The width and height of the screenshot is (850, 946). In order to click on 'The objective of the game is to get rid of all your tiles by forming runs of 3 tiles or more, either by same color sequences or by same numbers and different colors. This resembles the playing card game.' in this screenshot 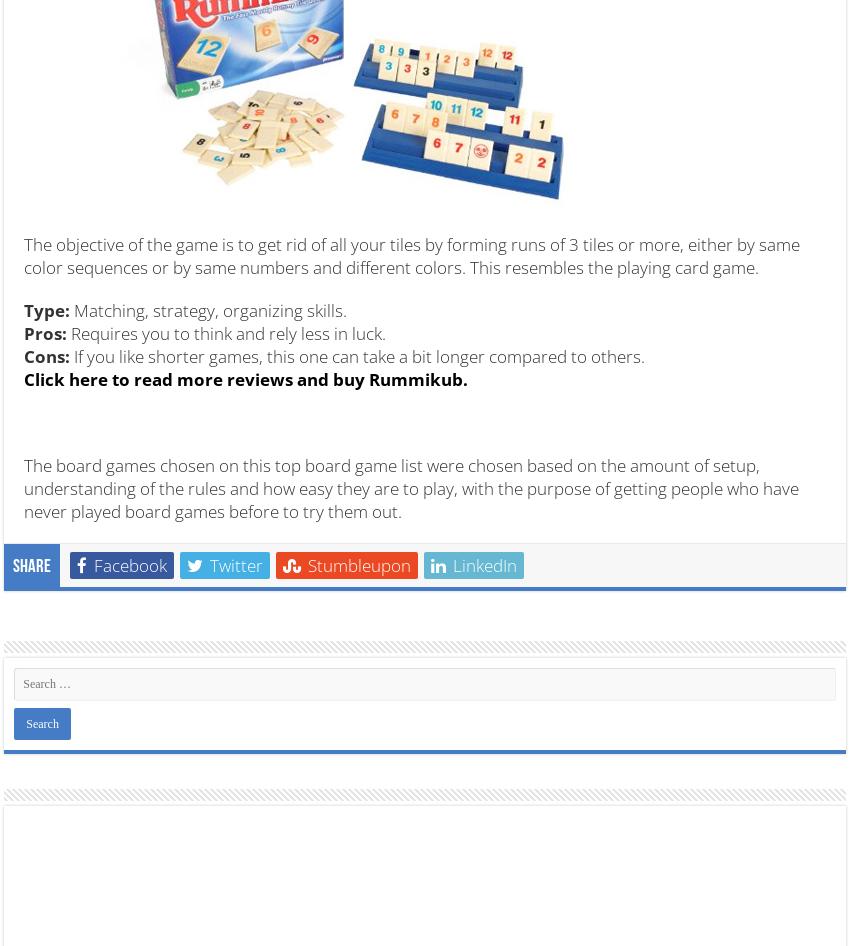, I will do `click(411, 254)`.